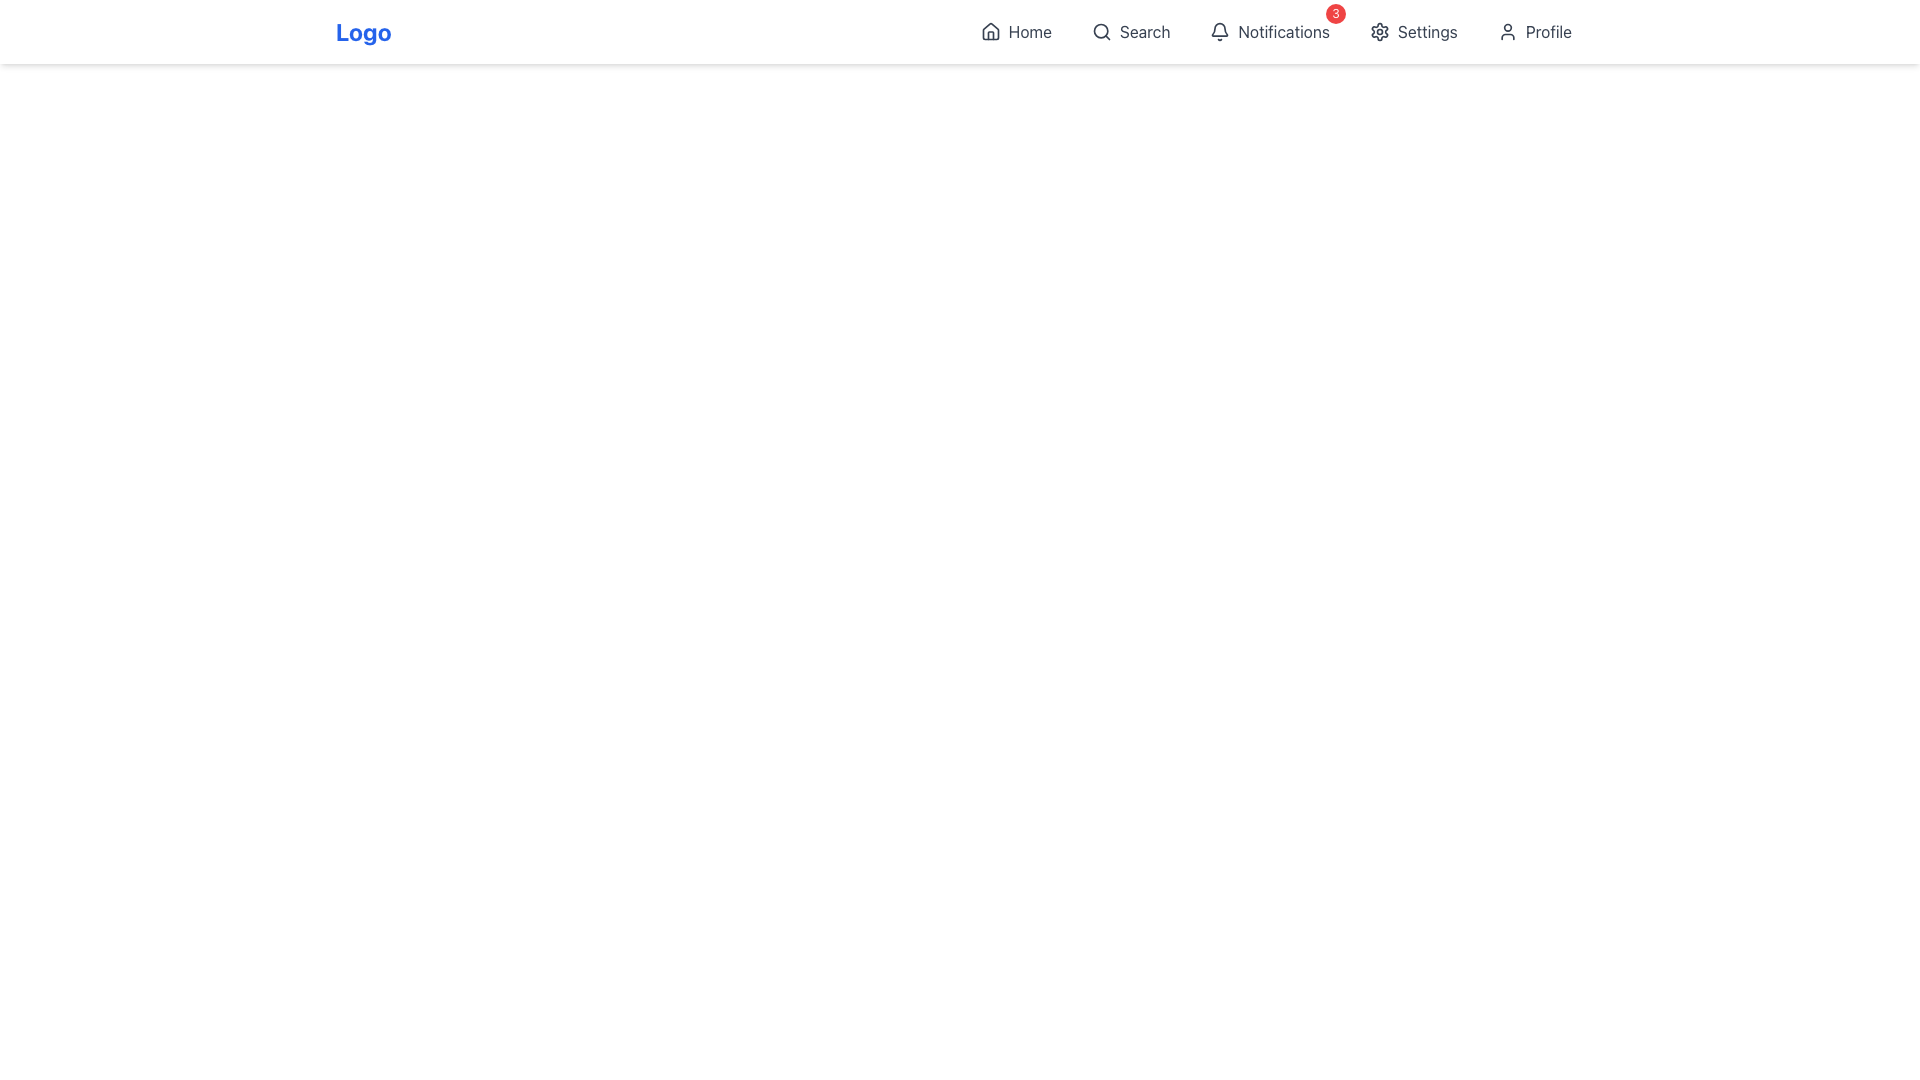 The height and width of the screenshot is (1080, 1920). What do you see at coordinates (1016, 31) in the screenshot?
I see `the navigation button located at the leftmost position of the horizontal menu in the top bar` at bounding box center [1016, 31].